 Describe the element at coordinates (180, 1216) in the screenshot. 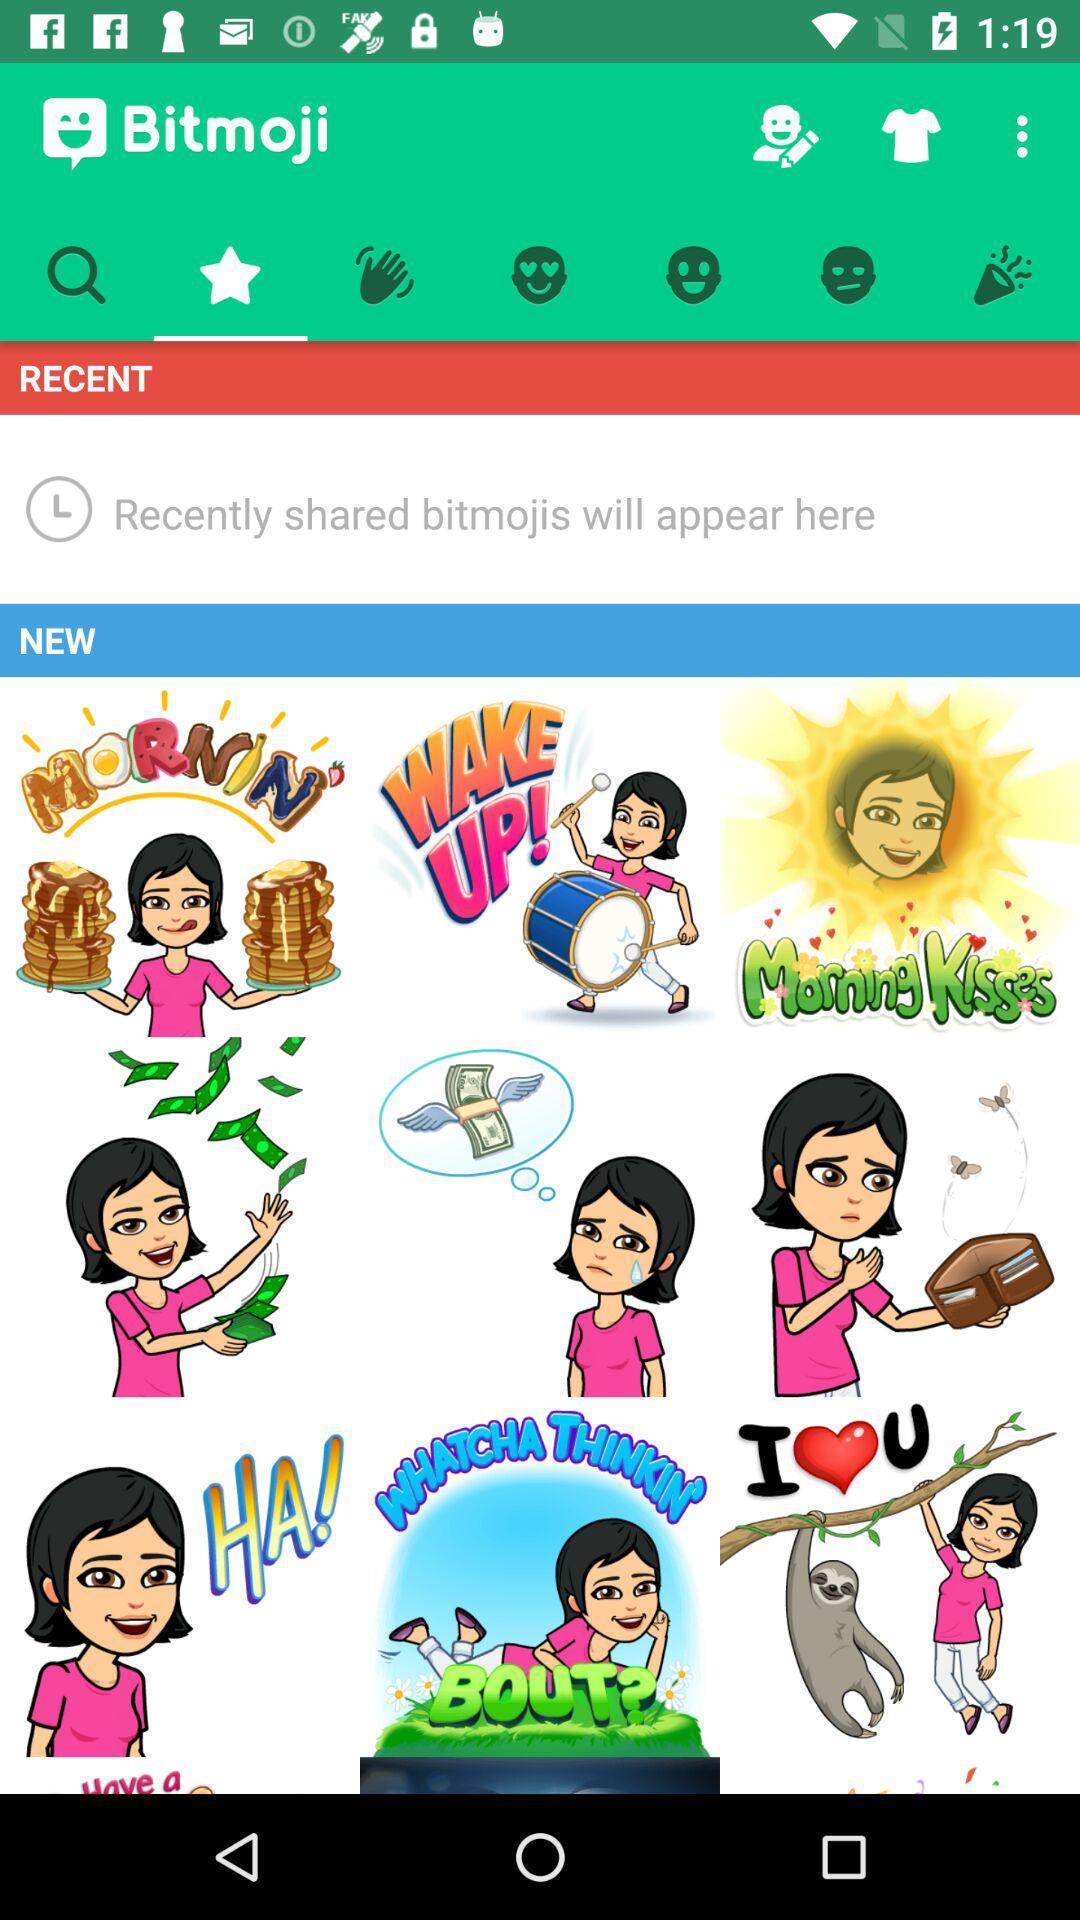

I see `see image` at that location.